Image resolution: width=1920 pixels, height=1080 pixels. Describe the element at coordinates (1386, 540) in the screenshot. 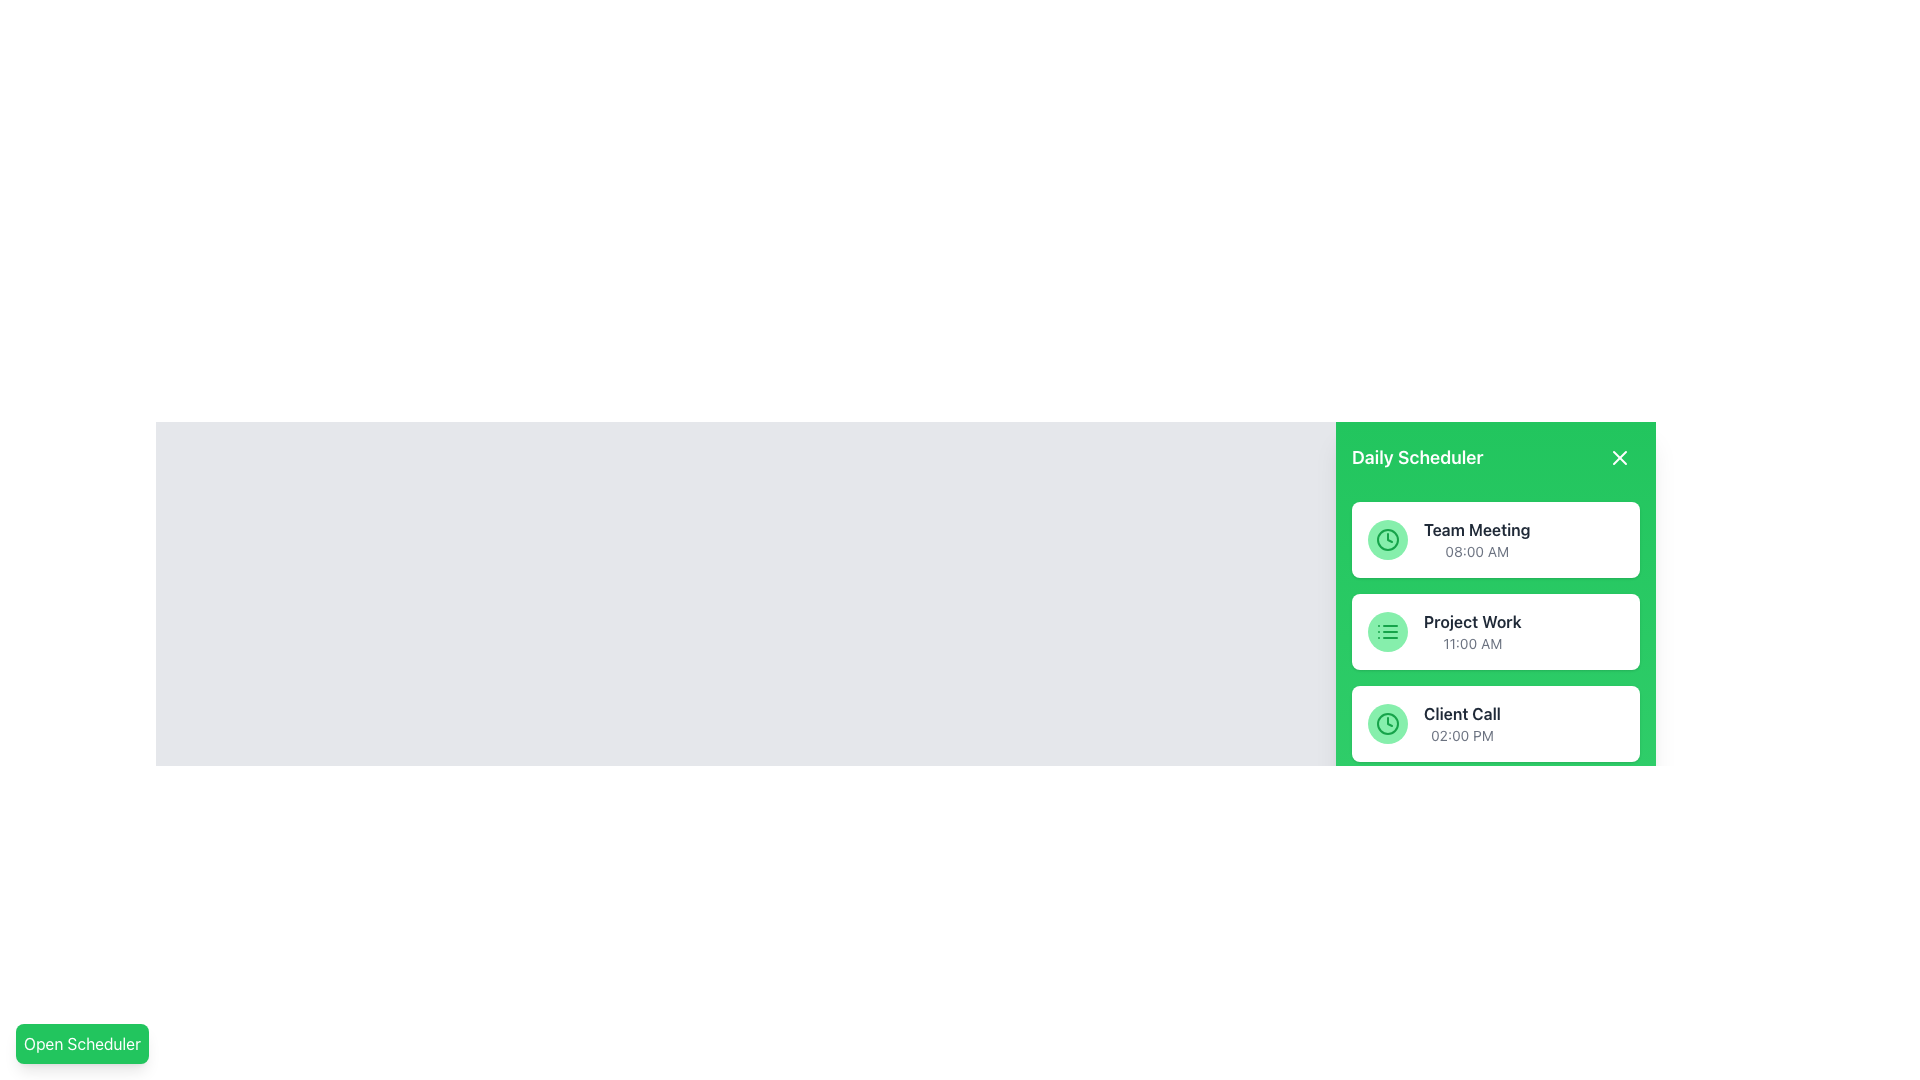

I see `the time icon located within a green background circle, positioned at the left edge of the 'Team Meeting' row with the time display of '08:00 AM'` at that location.